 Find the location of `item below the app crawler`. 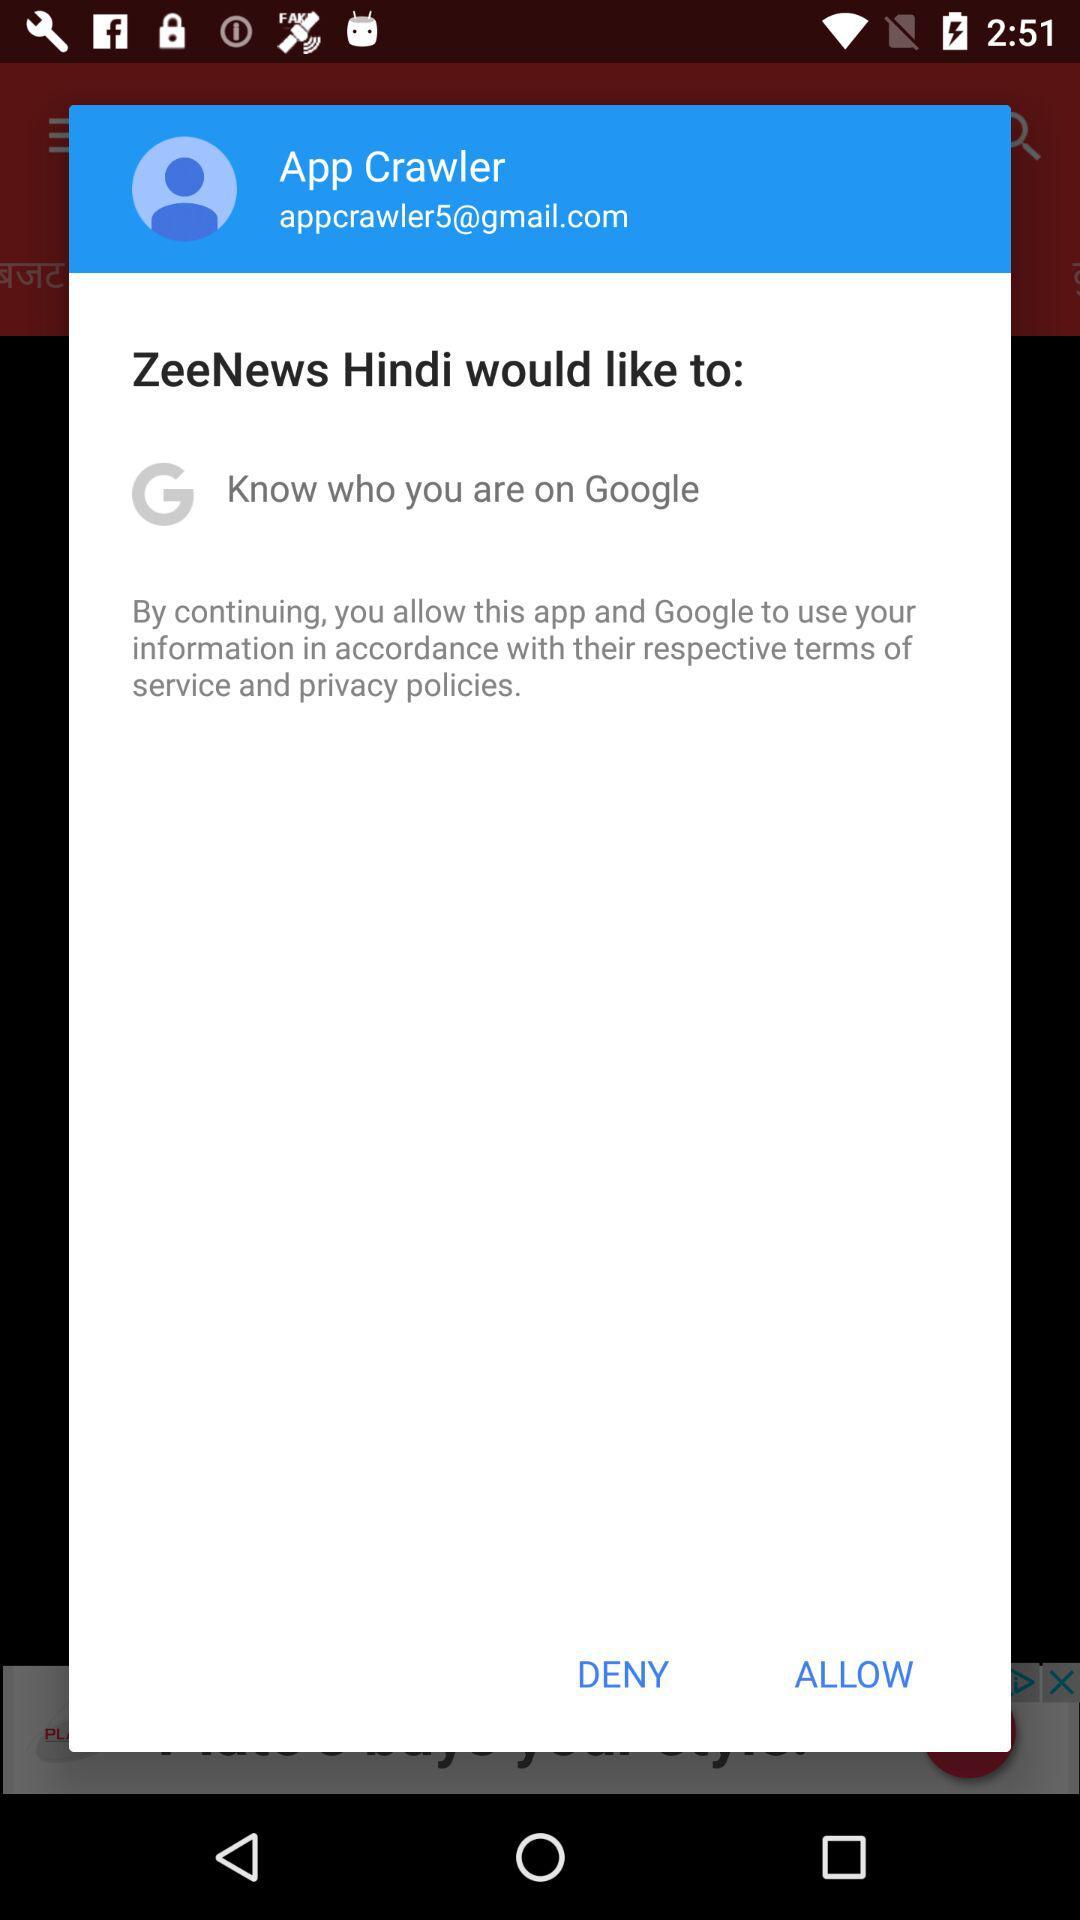

item below the app crawler is located at coordinates (454, 214).